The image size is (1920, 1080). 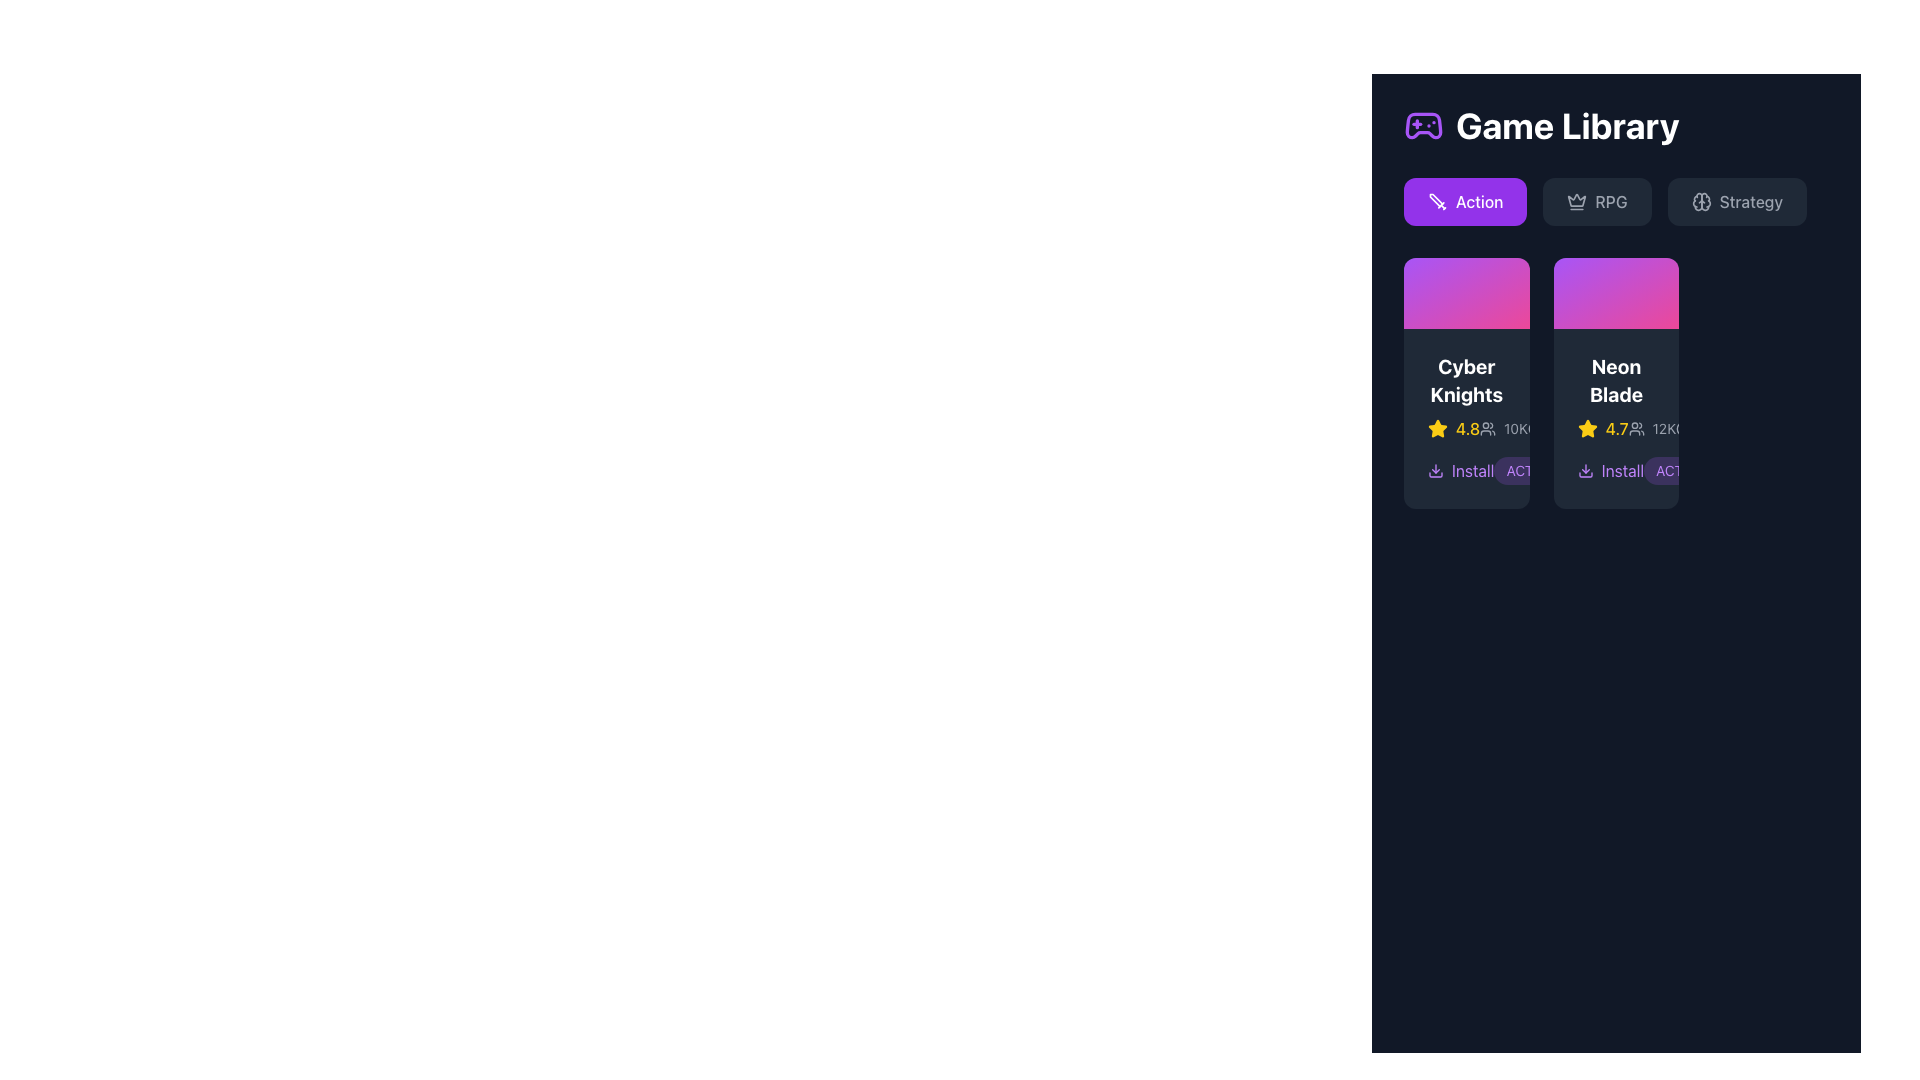 What do you see at coordinates (1616, 201) in the screenshot?
I see `the 'RPG' button in the menu bar which has a dark background, grey text, and a crown icon` at bounding box center [1616, 201].